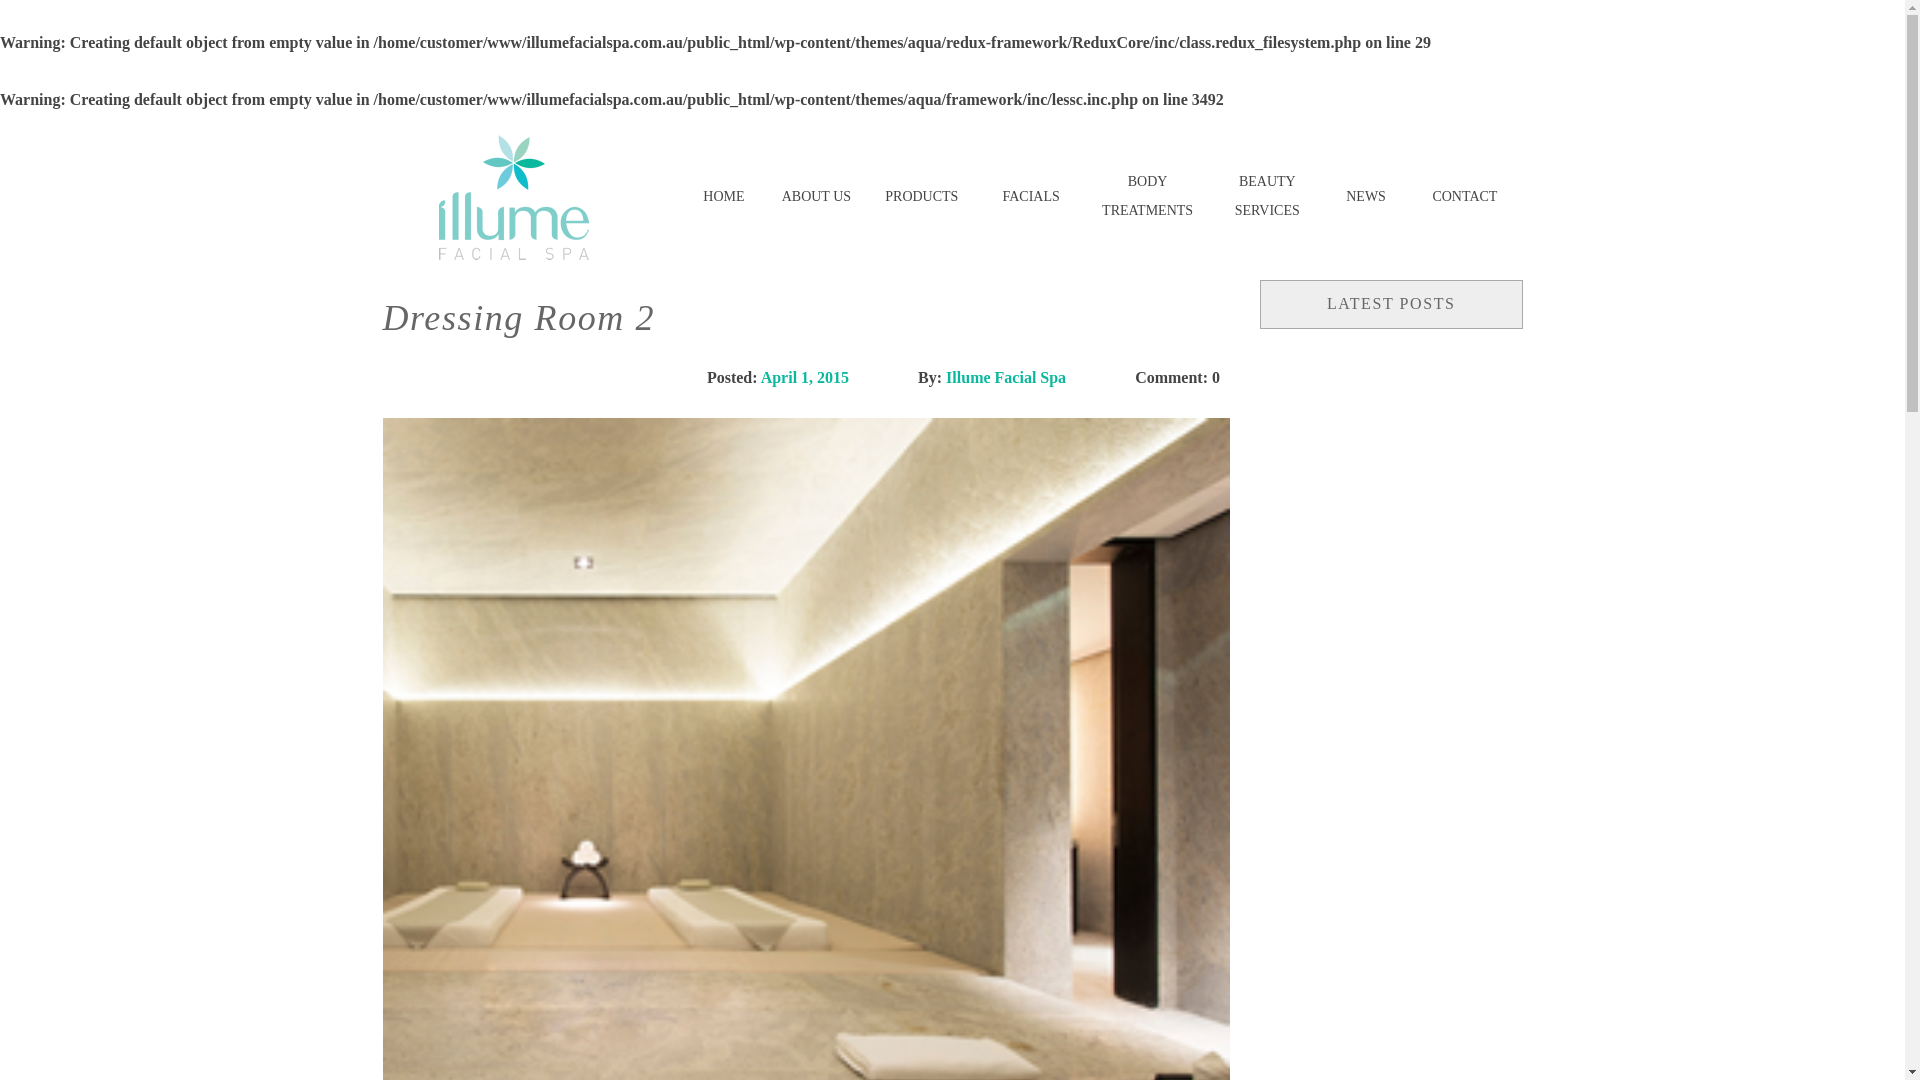 The image size is (1920, 1080). What do you see at coordinates (805, 377) in the screenshot?
I see `'April 1, 2015'` at bounding box center [805, 377].